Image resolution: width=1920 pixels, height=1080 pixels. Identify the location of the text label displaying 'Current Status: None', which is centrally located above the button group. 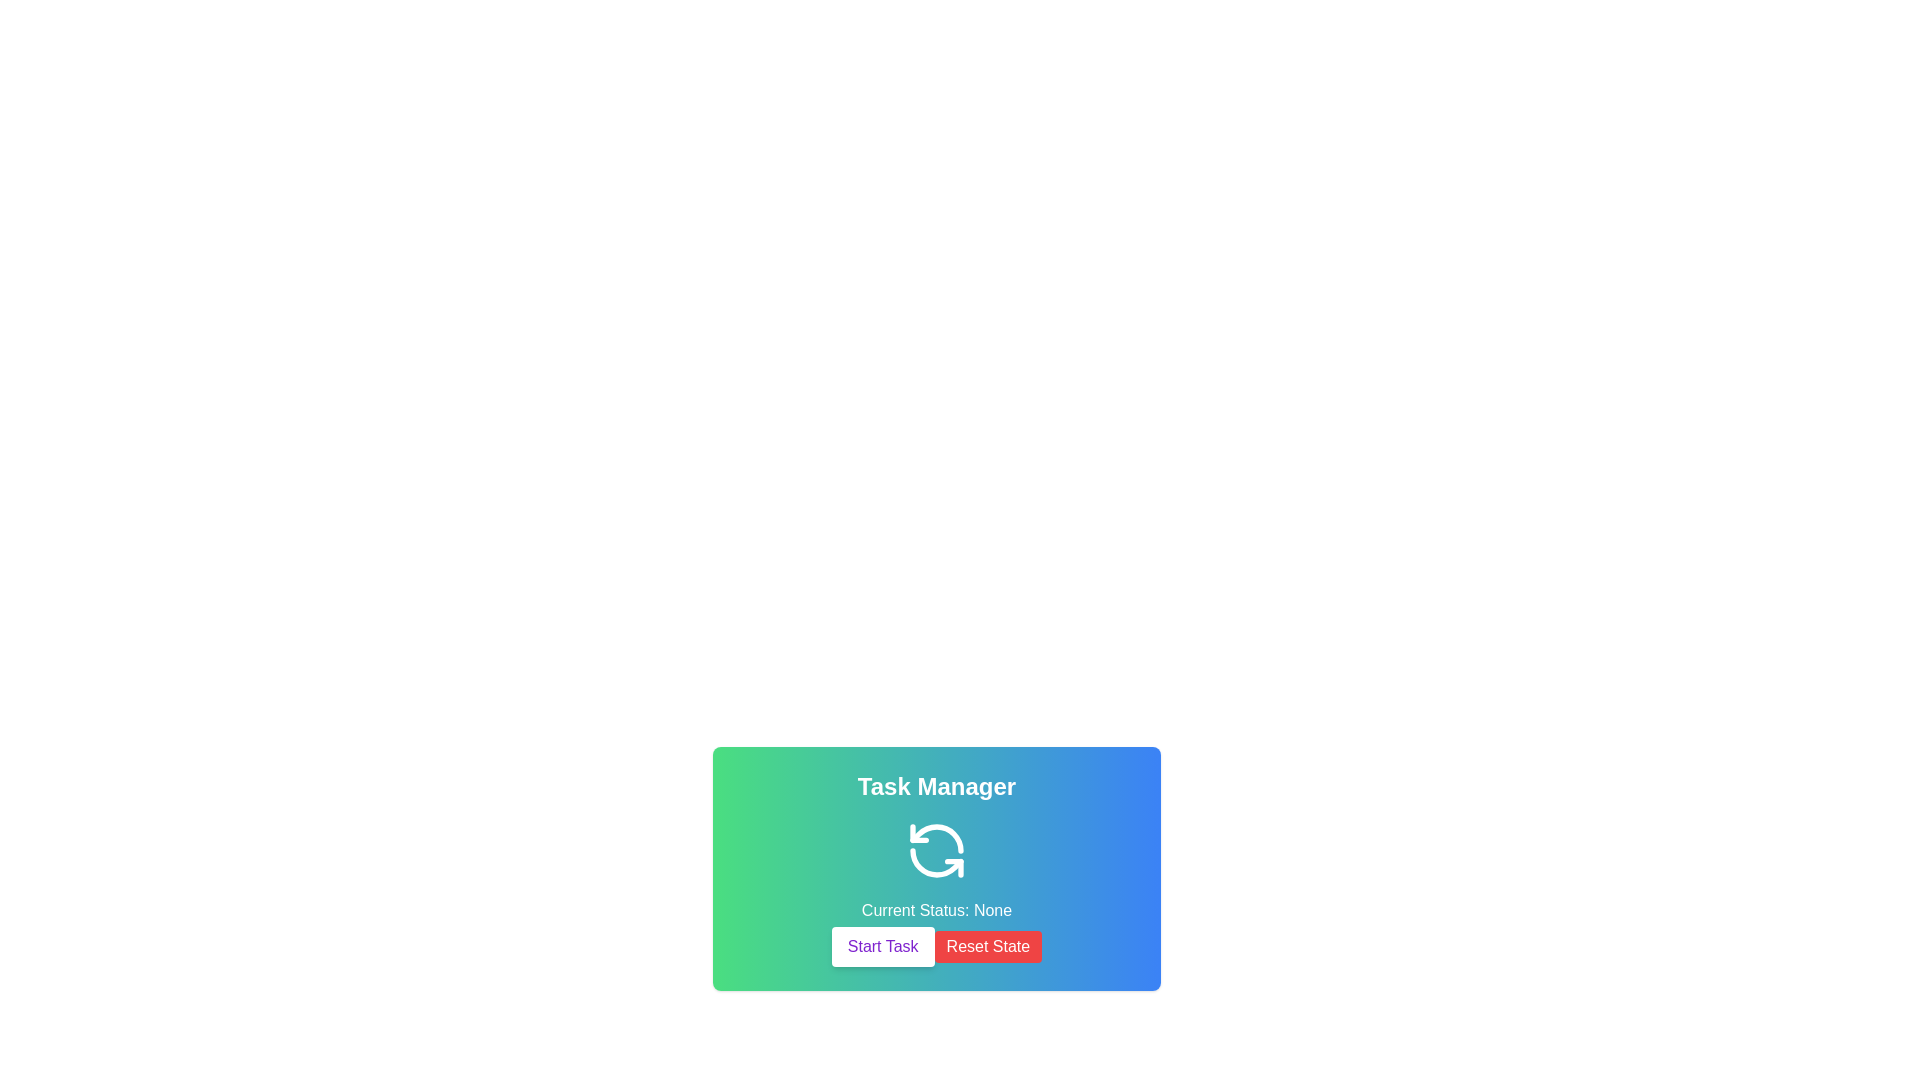
(935, 910).